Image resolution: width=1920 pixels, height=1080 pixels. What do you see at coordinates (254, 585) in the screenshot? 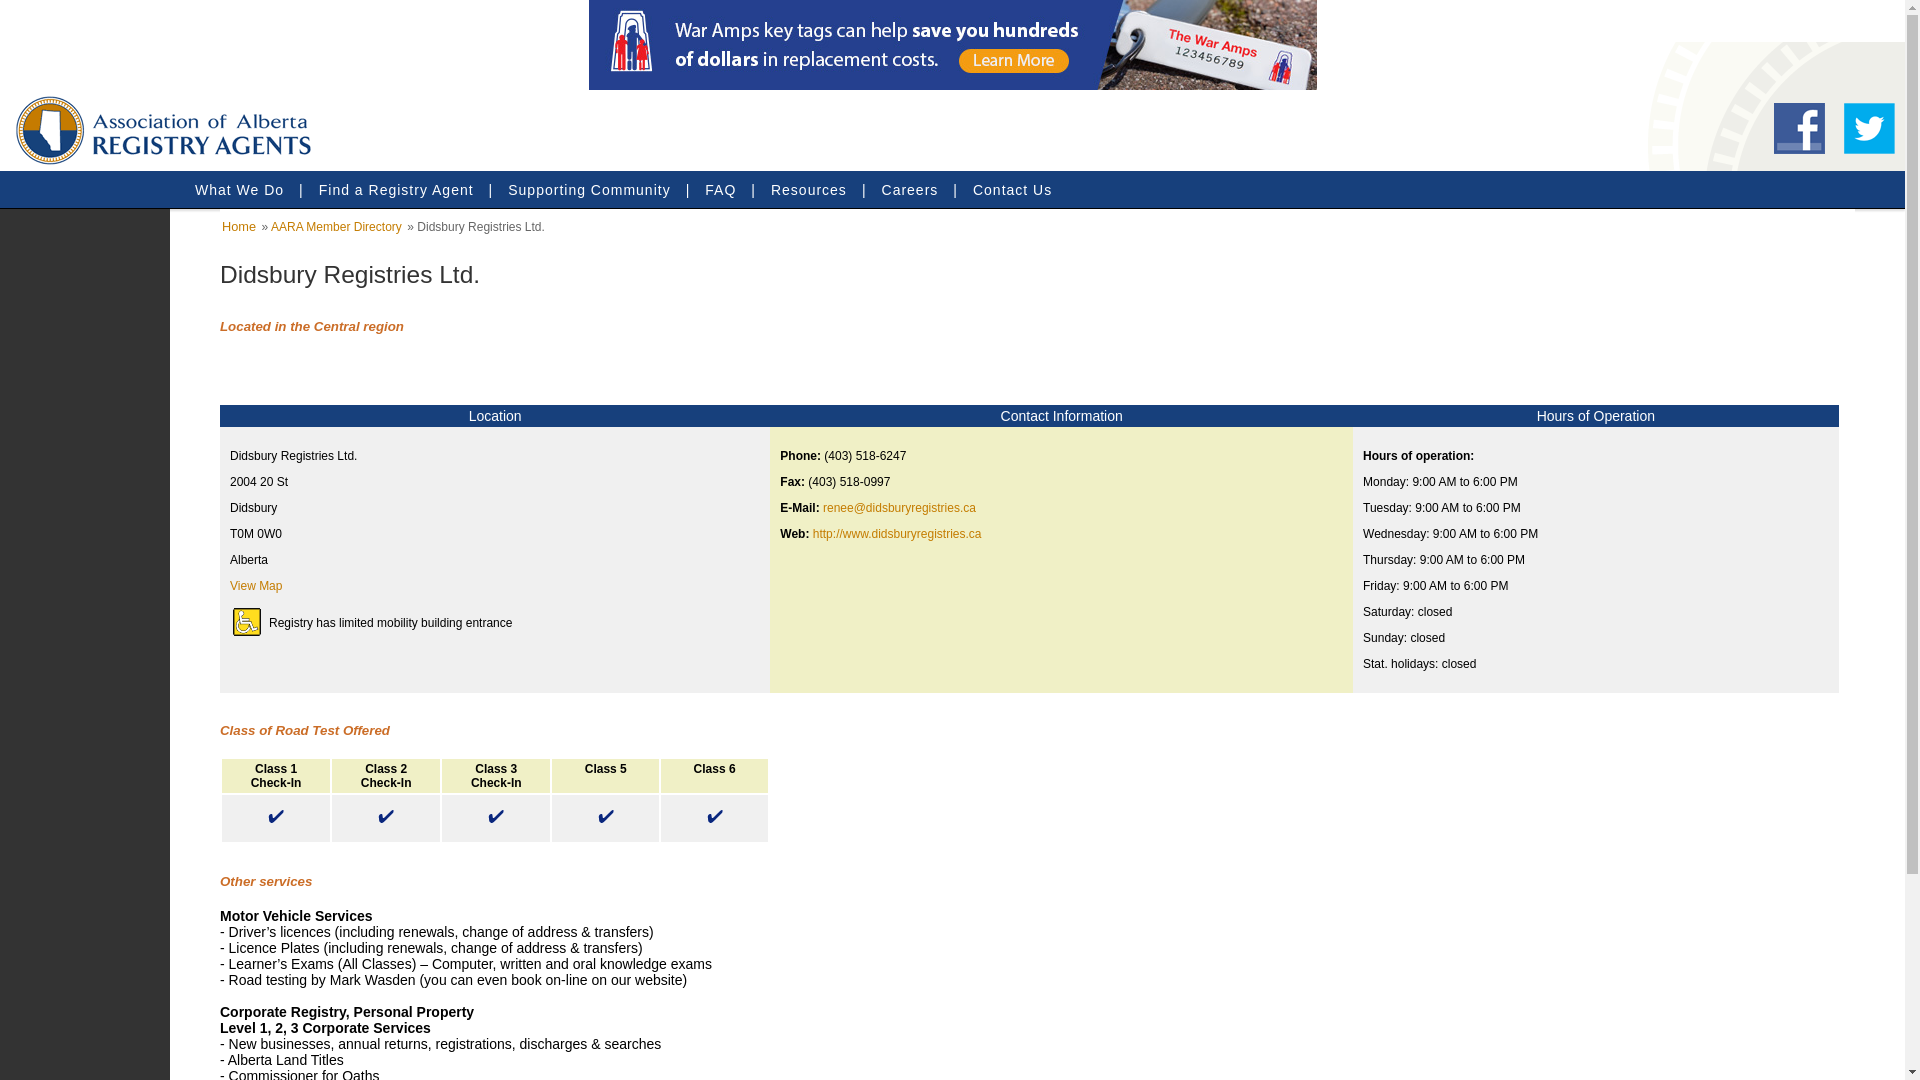
I see `'View Map'` at bounding box center [254, 585].